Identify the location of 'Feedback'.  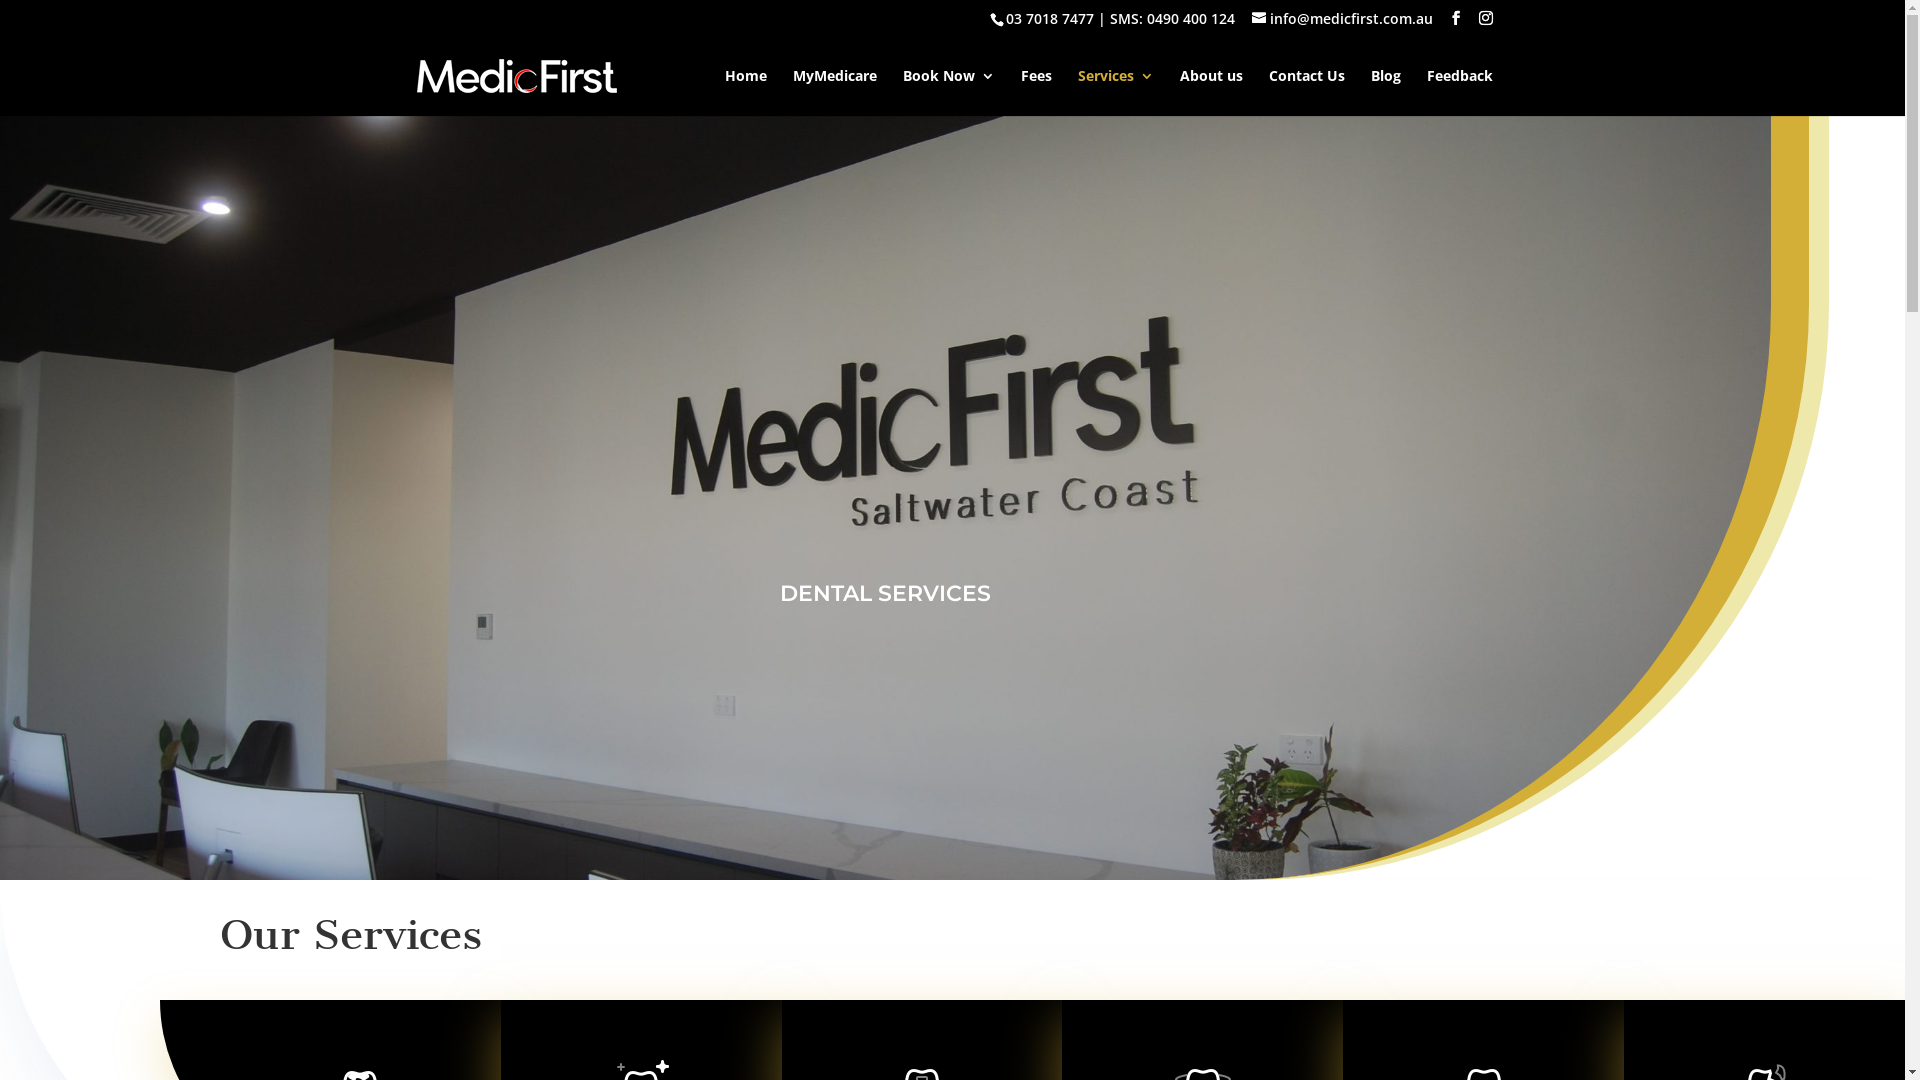
(1459, 92).